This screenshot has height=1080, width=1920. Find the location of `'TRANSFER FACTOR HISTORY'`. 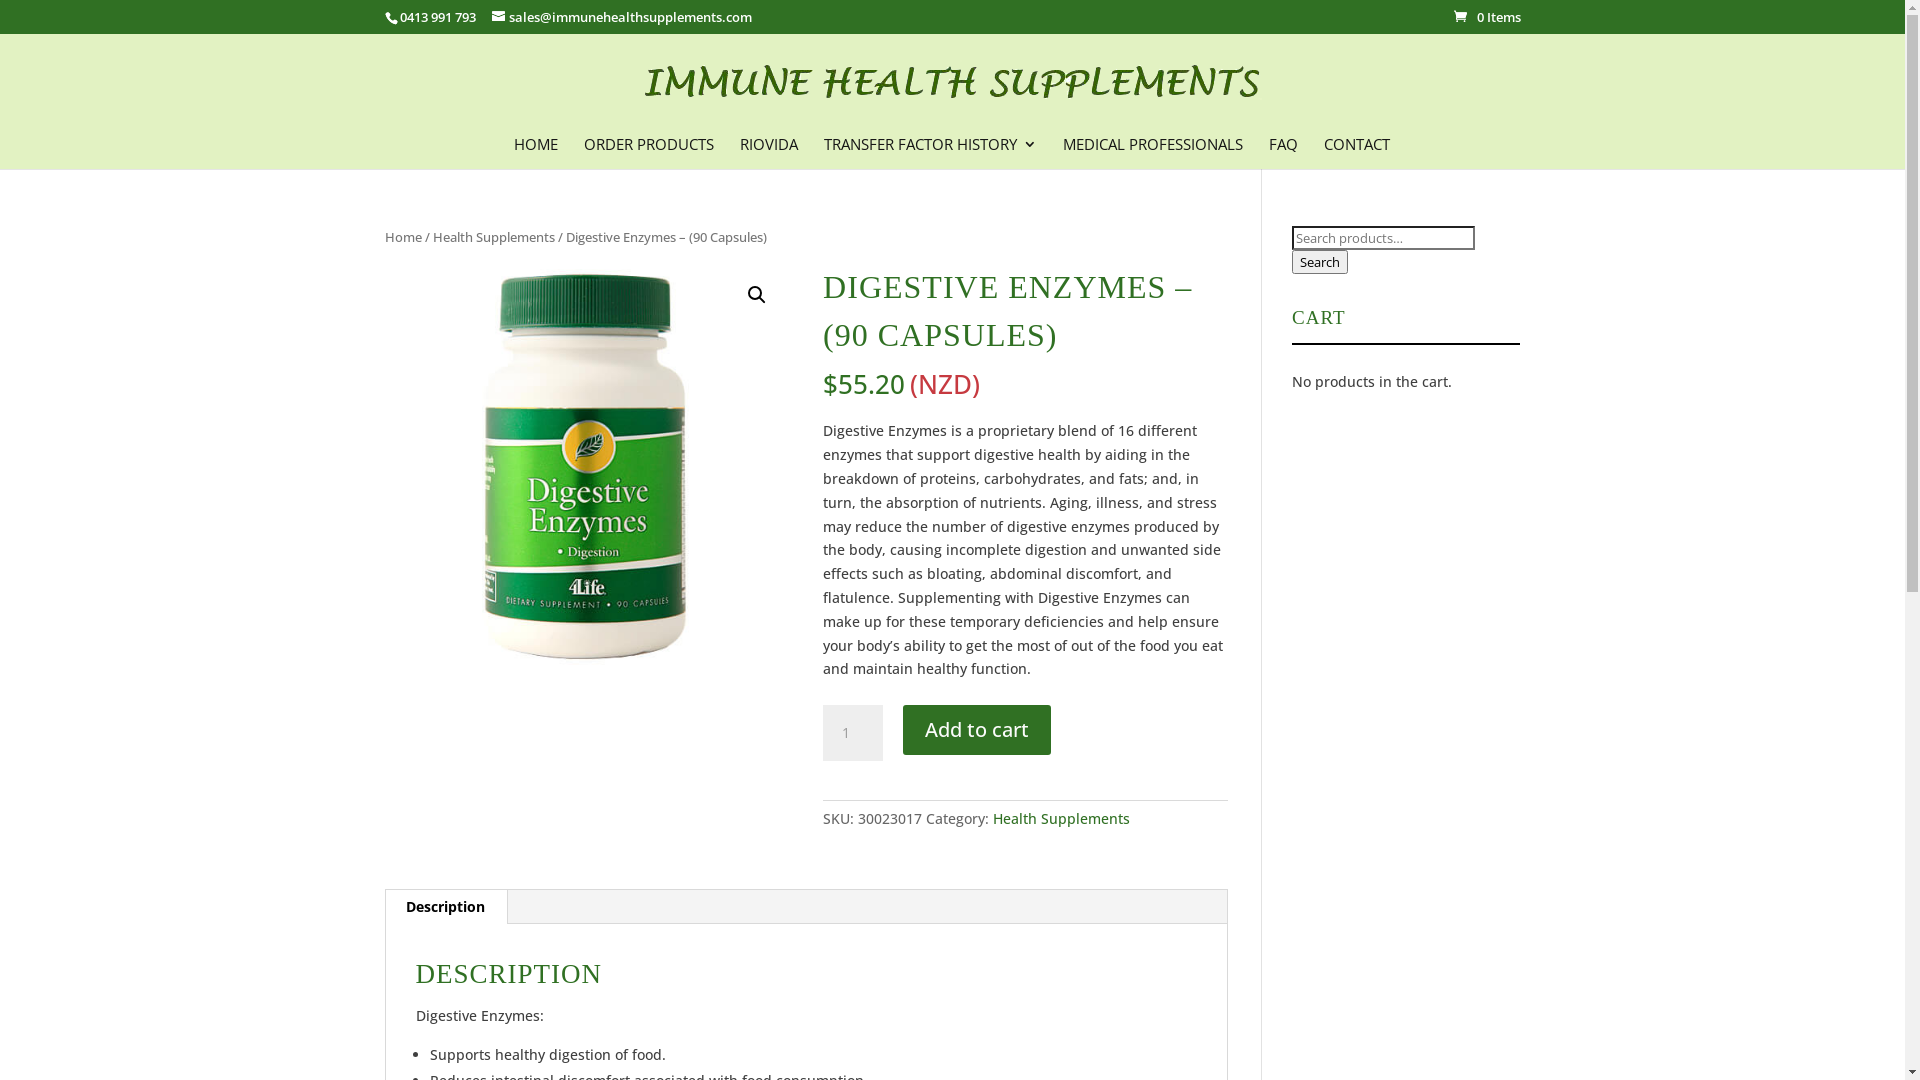

'TRANSFER FACTOR HISTORY' is located at coordinates (824, 150).